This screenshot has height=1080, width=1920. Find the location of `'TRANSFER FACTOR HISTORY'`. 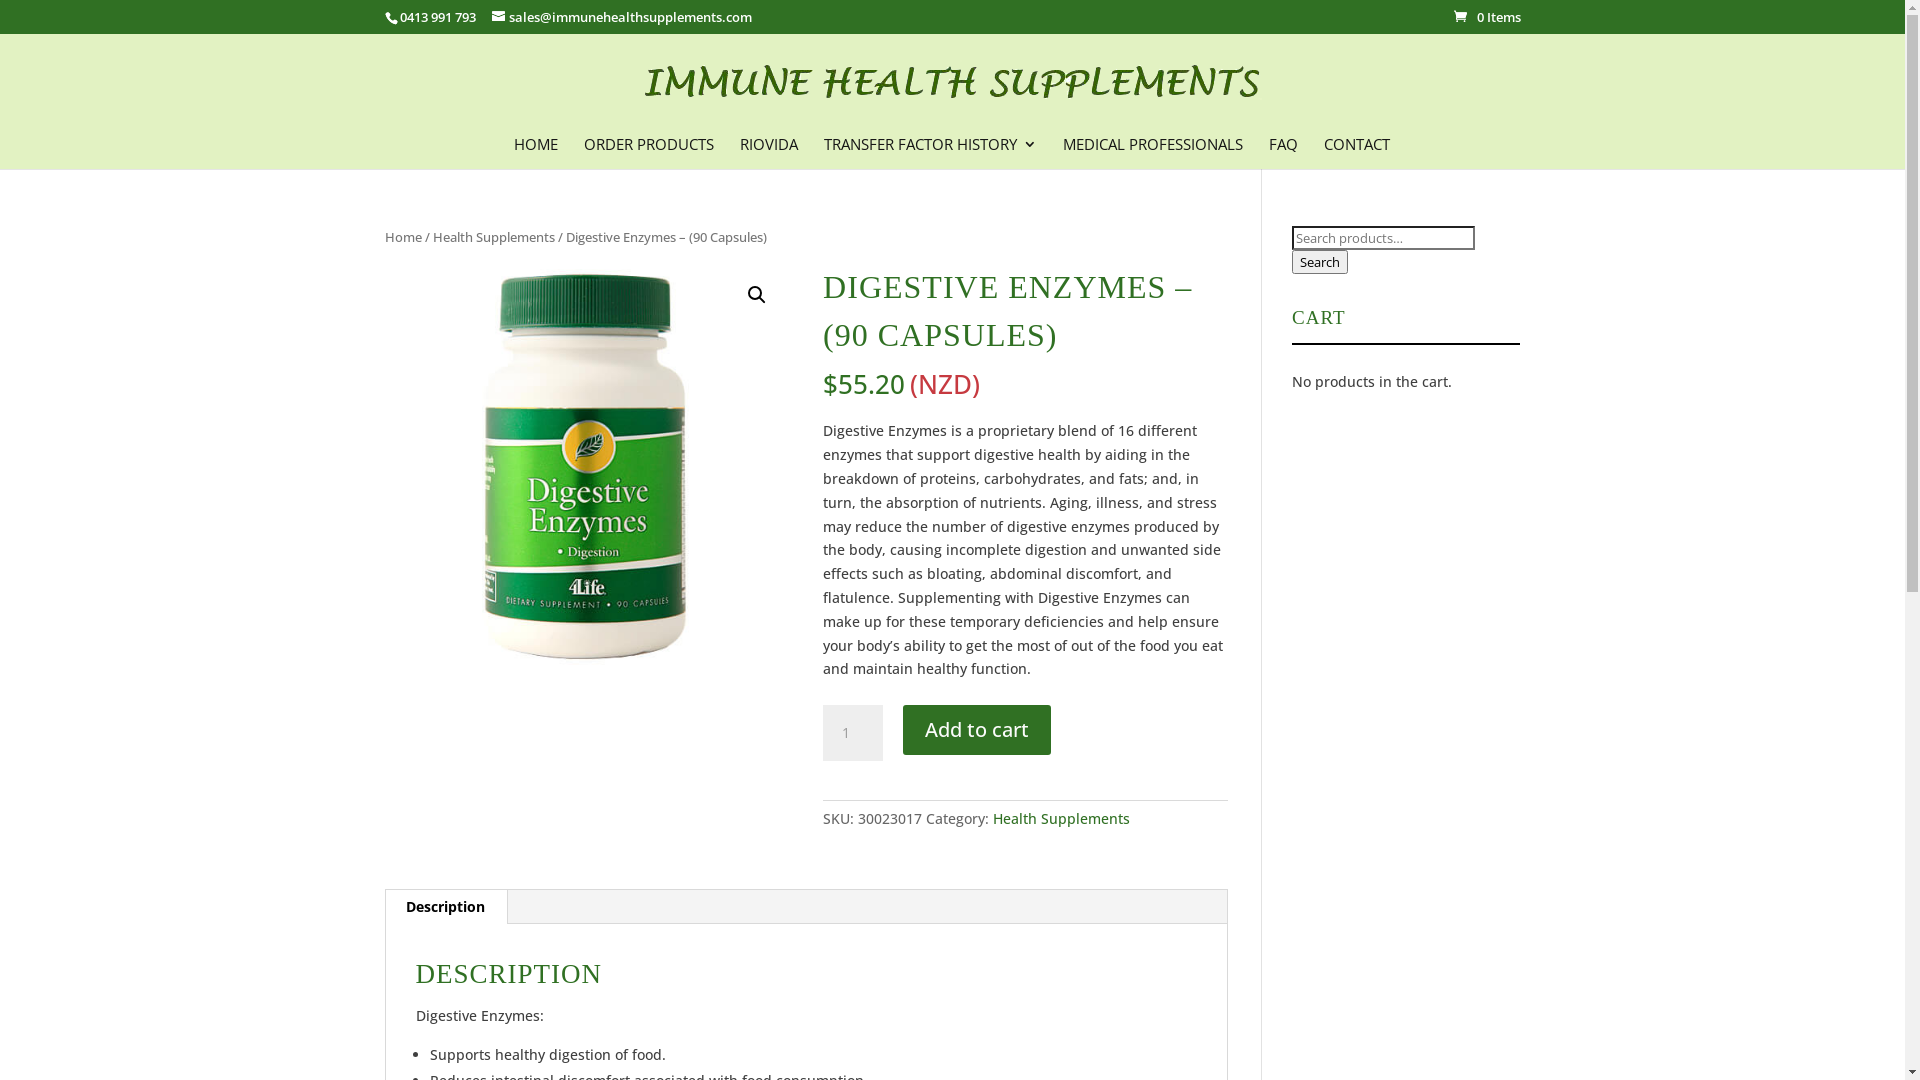

'TRANSFER FACTOR HISTORY' is located at coordinates (824, 150).